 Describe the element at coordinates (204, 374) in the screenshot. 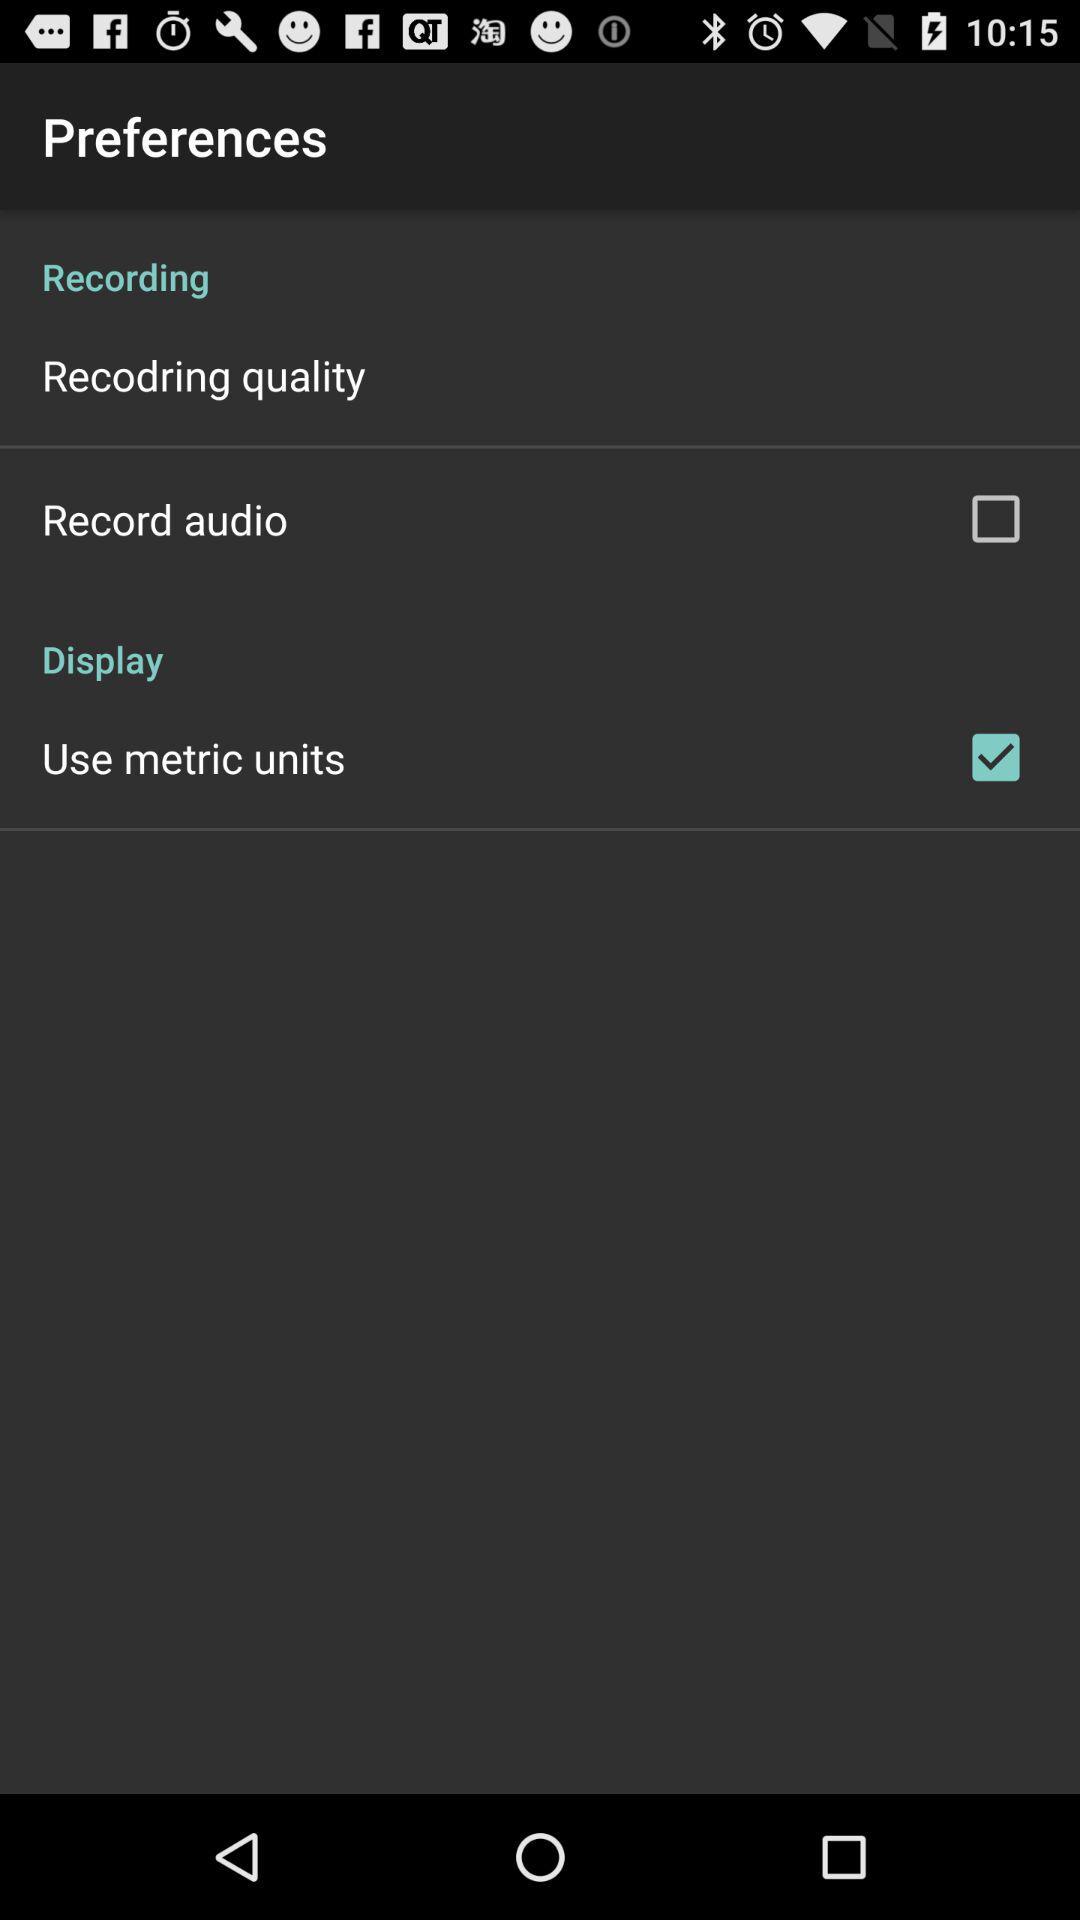

I see `item above the record audio icon` at that location.